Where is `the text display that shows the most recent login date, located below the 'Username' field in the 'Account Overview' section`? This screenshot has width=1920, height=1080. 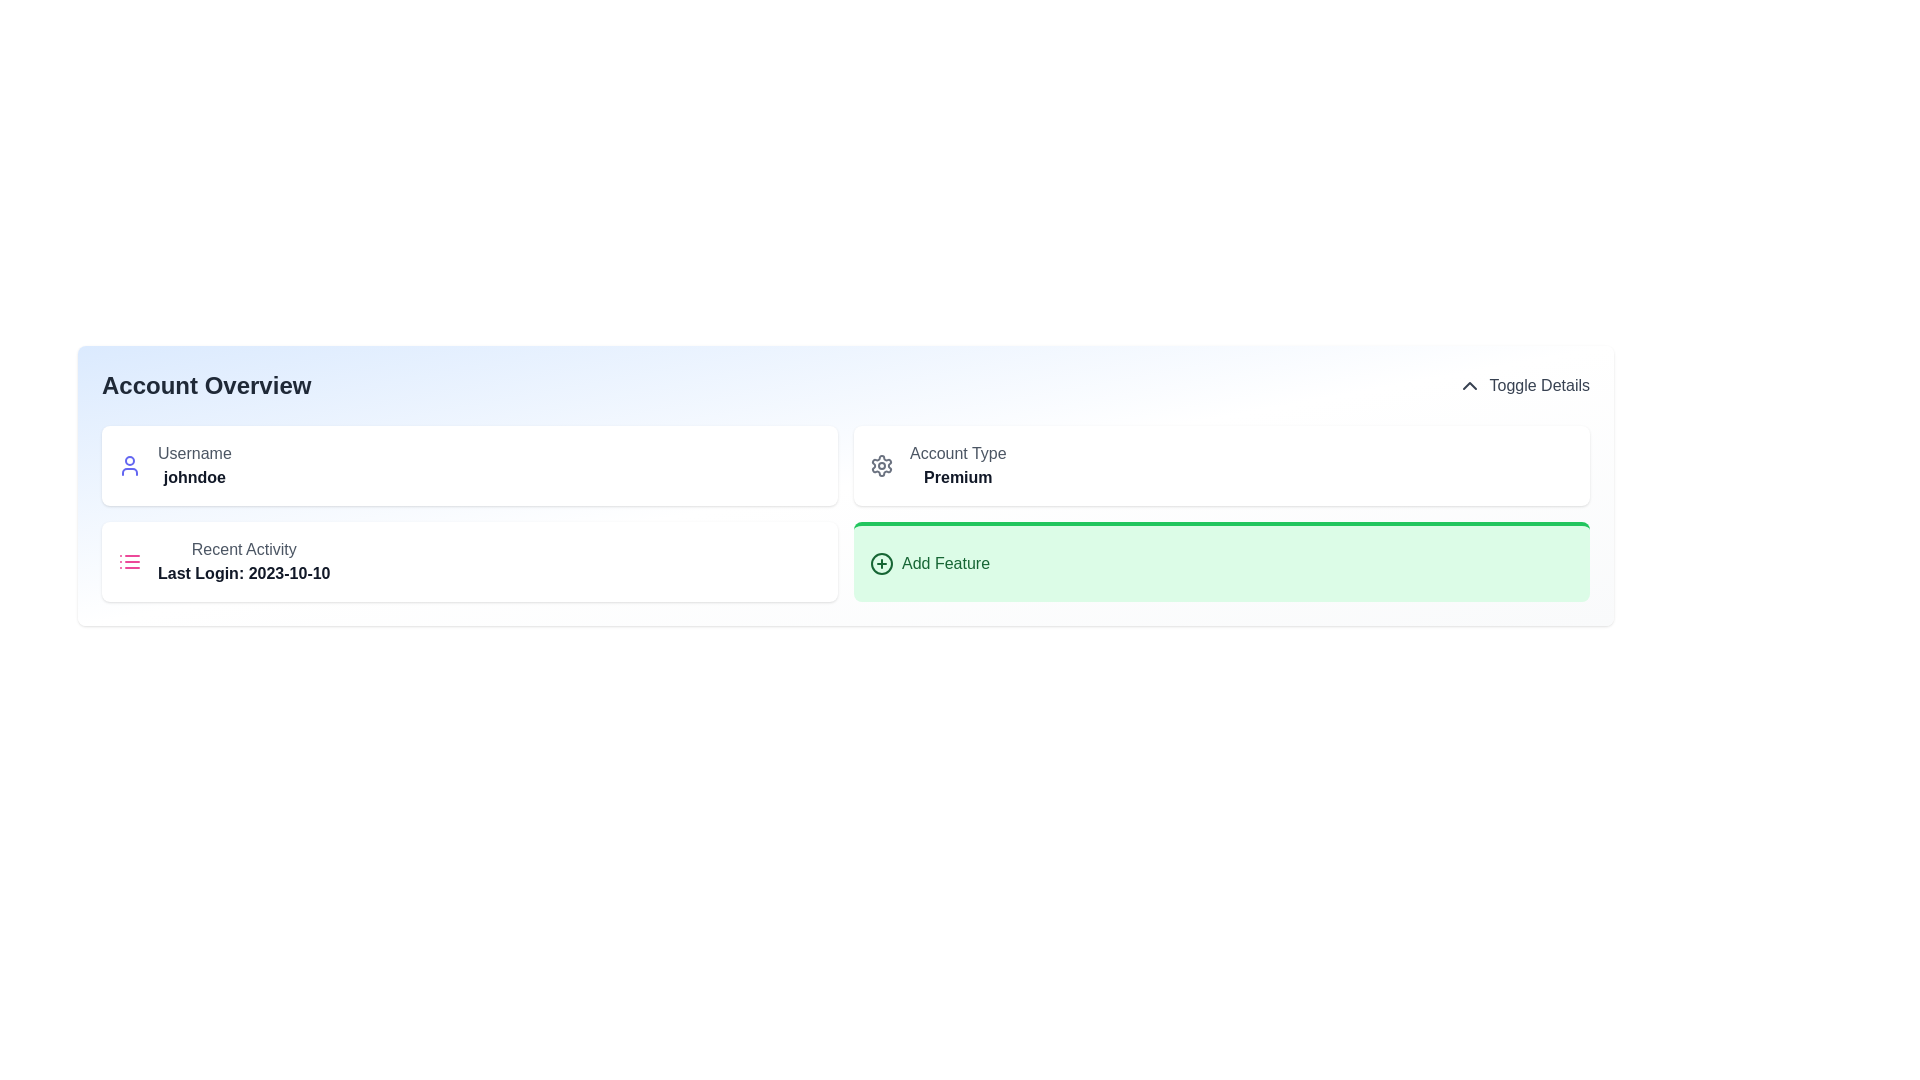 the text display that shows the most recent login date, located below the 'Username' field in the 'Account Overview' section is located at coordinates (243, 562).